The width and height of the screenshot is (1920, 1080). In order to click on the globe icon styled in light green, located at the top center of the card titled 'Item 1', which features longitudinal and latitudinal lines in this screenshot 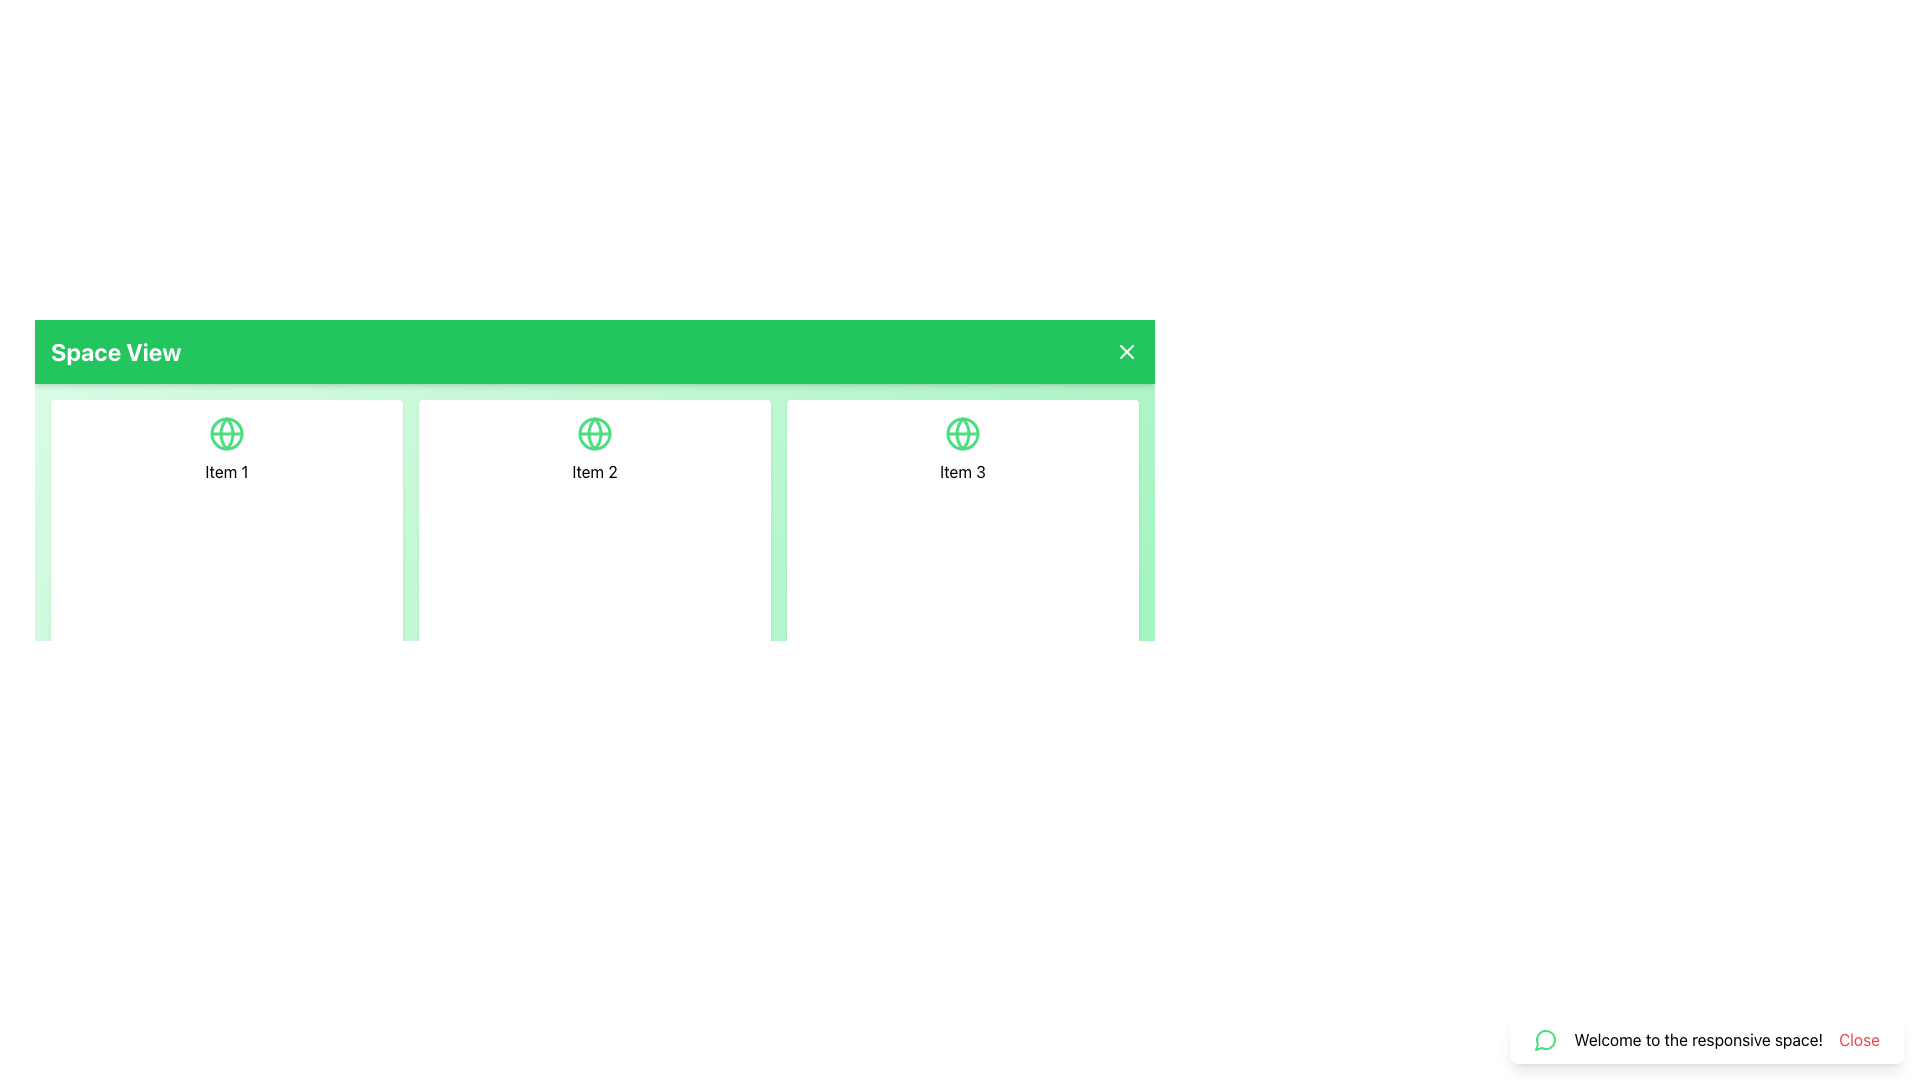, I will do `click(226, 433)`.